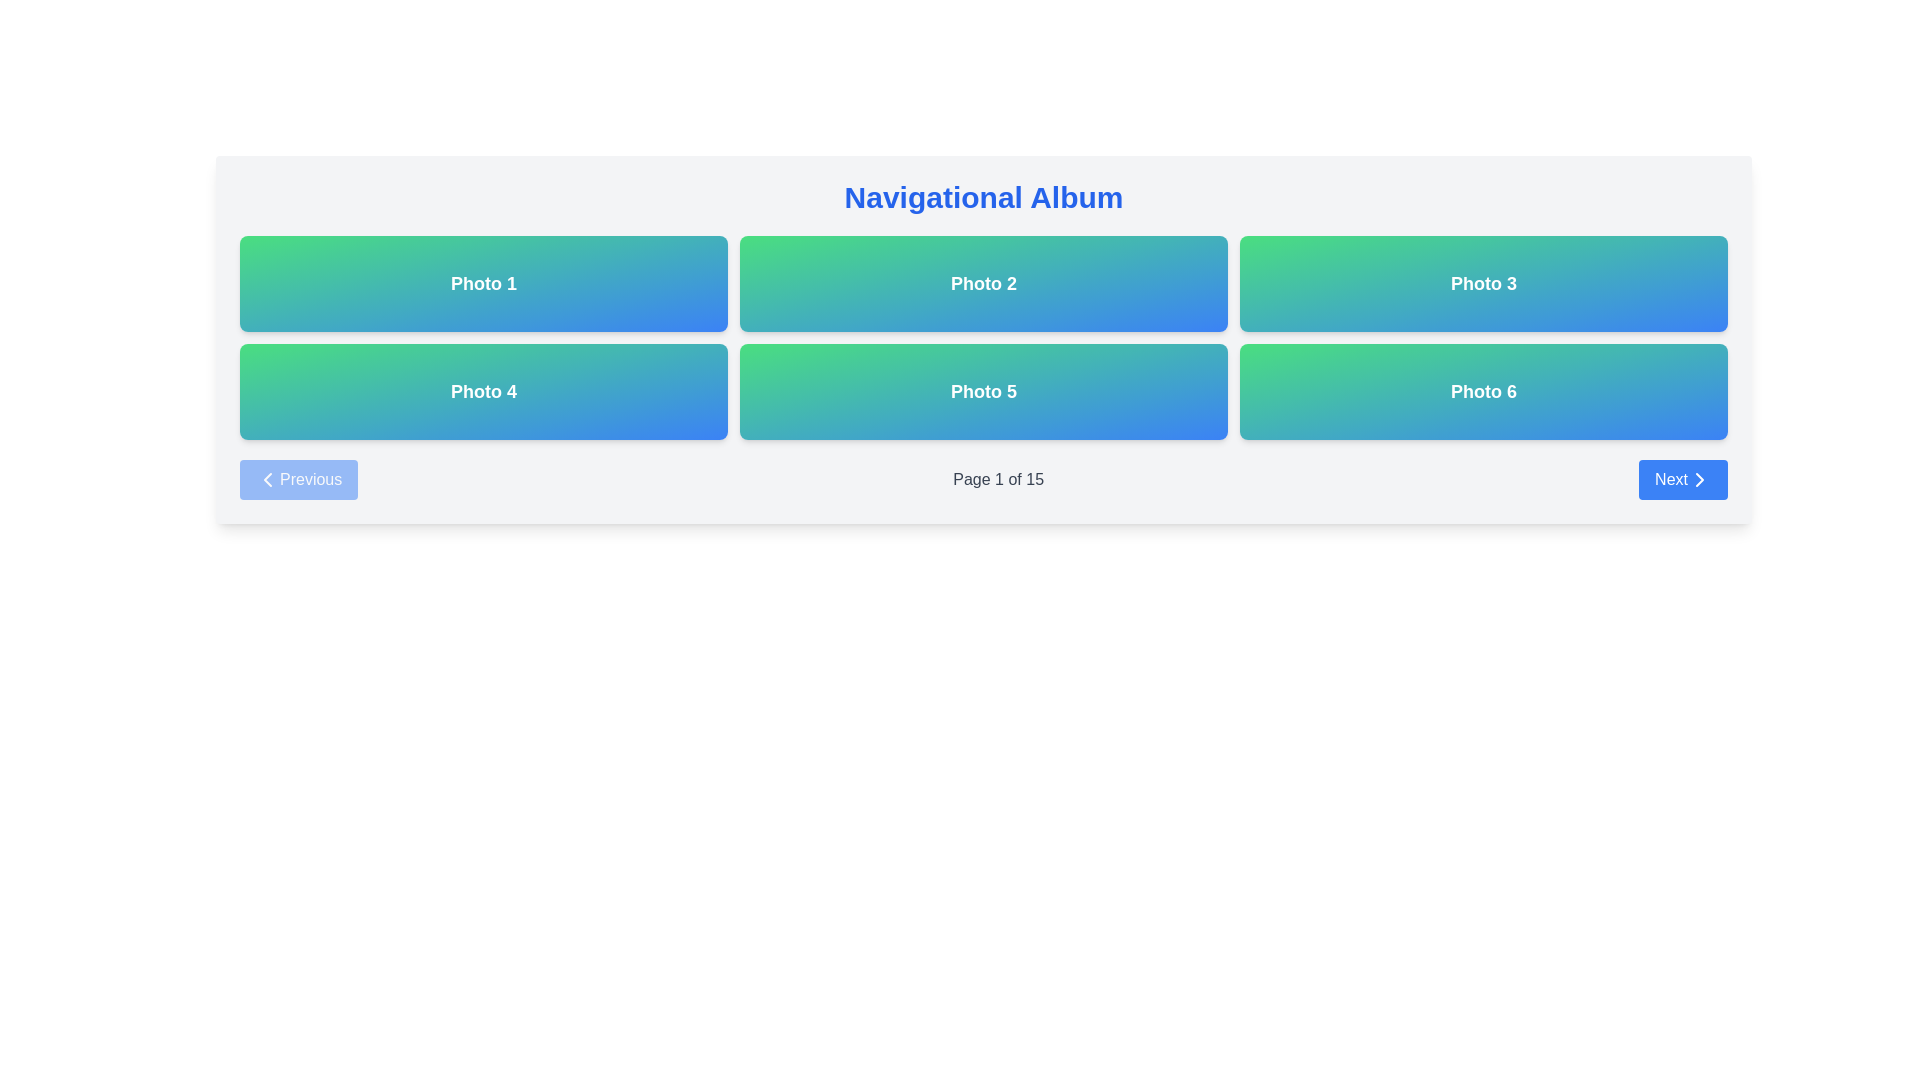  What do you see at coordinates (267, 479) in the screenshot?
I see `the Icon embedded in the 'Previous' button, which serves as a visual indicator for page navigation` at bounding box center [267, 479].